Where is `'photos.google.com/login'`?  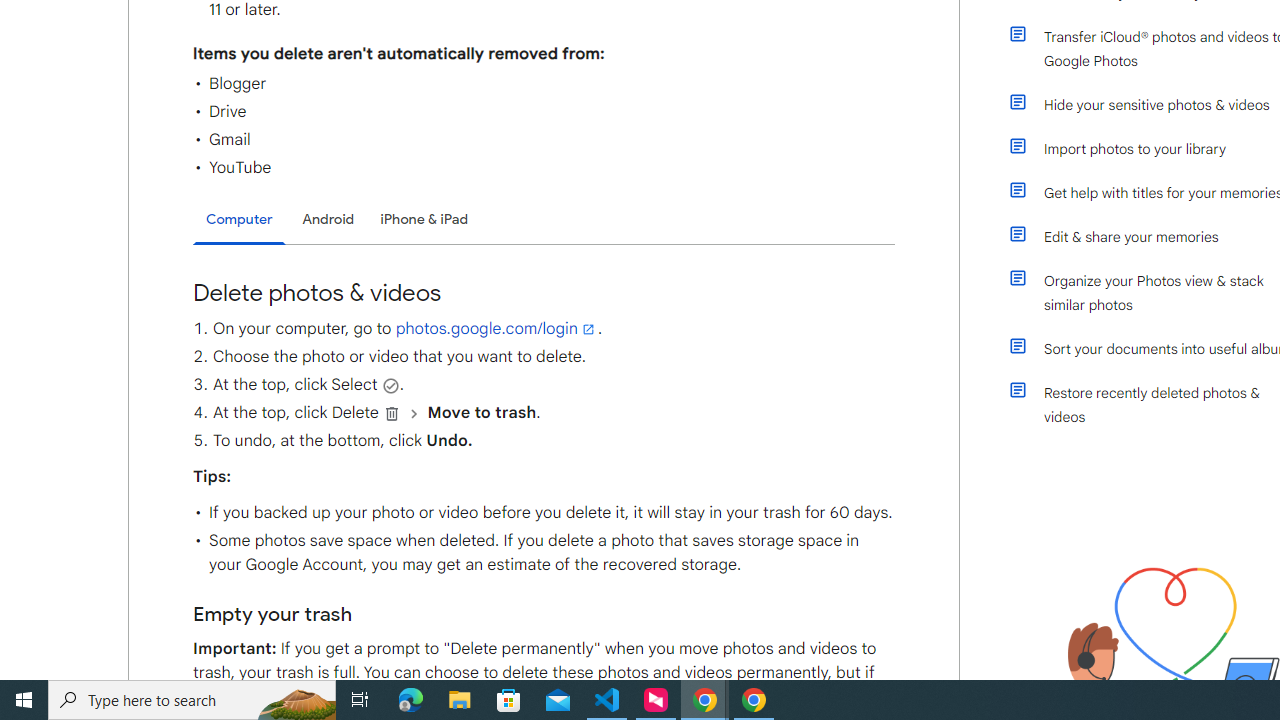 'photos.google.com/login' is located at coordinates (496, 328).